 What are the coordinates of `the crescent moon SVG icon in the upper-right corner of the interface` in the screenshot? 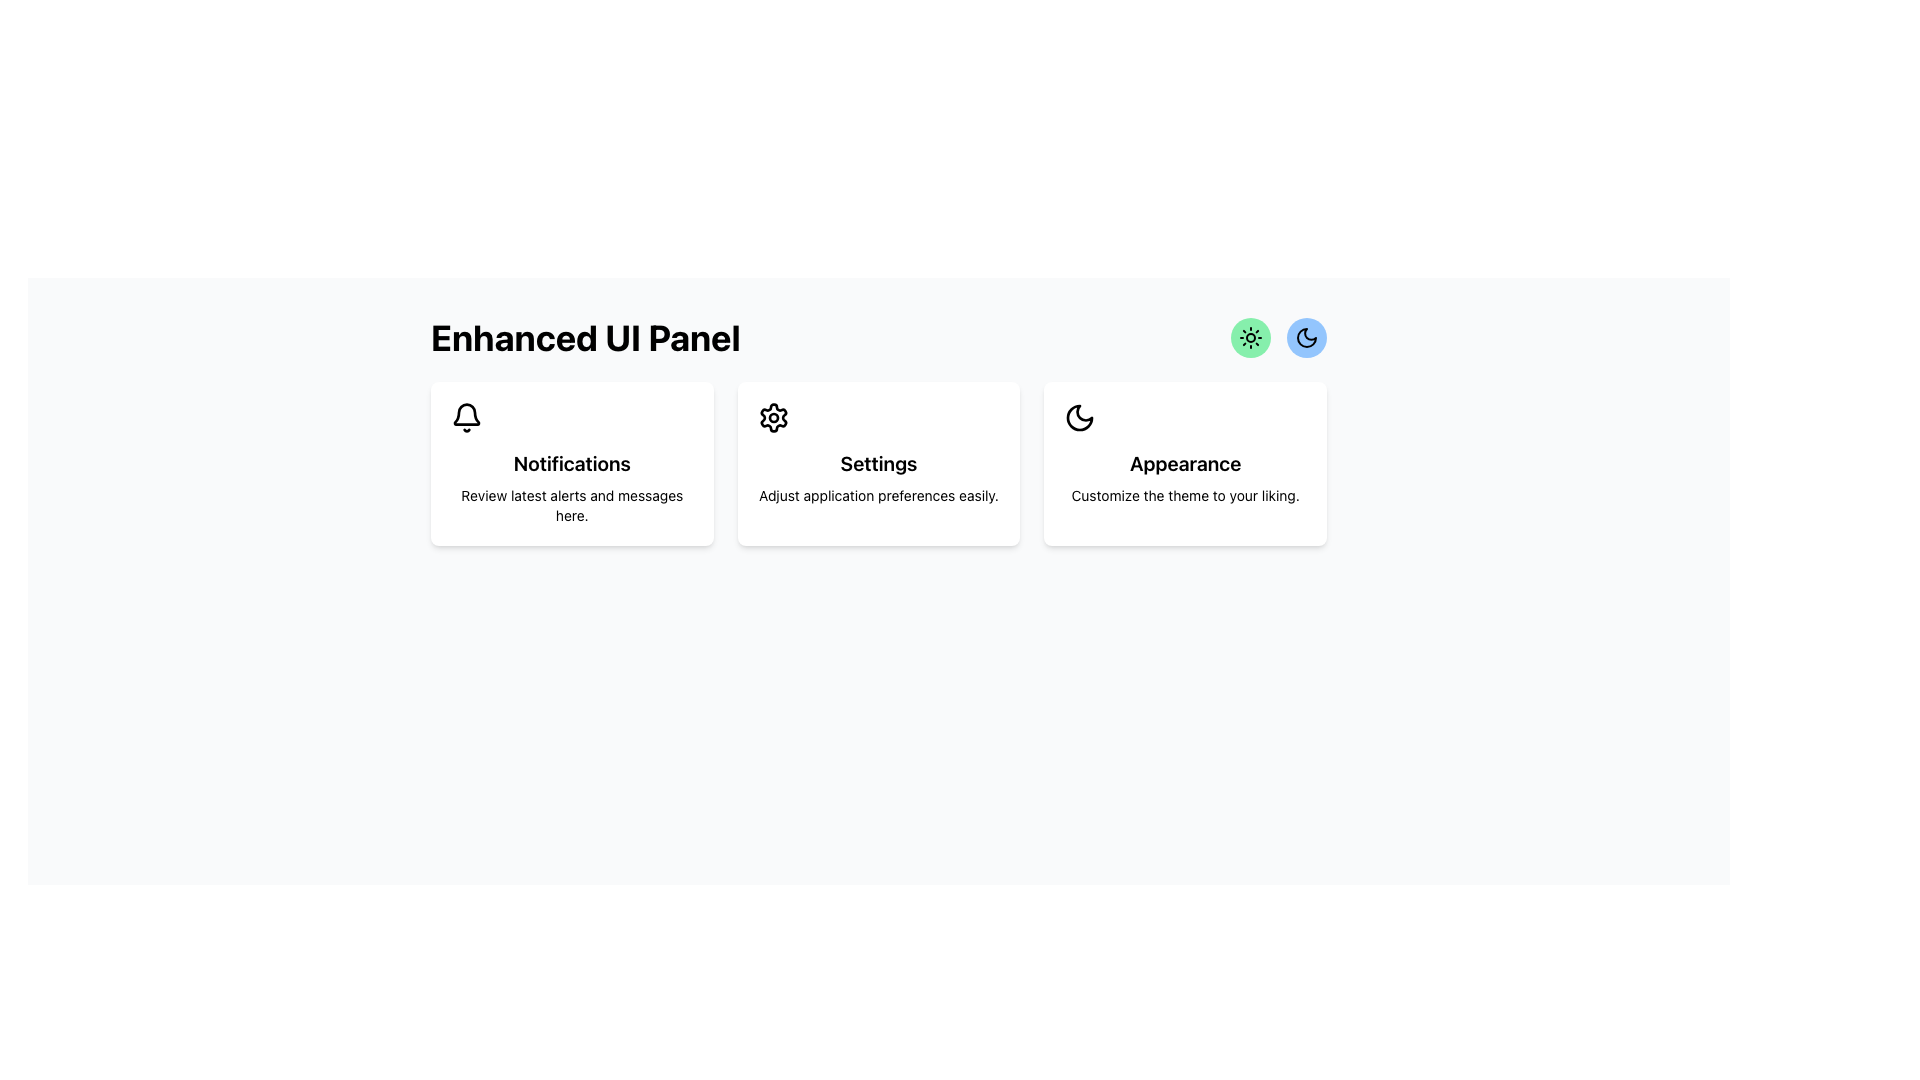 It's located at (1079, 416).